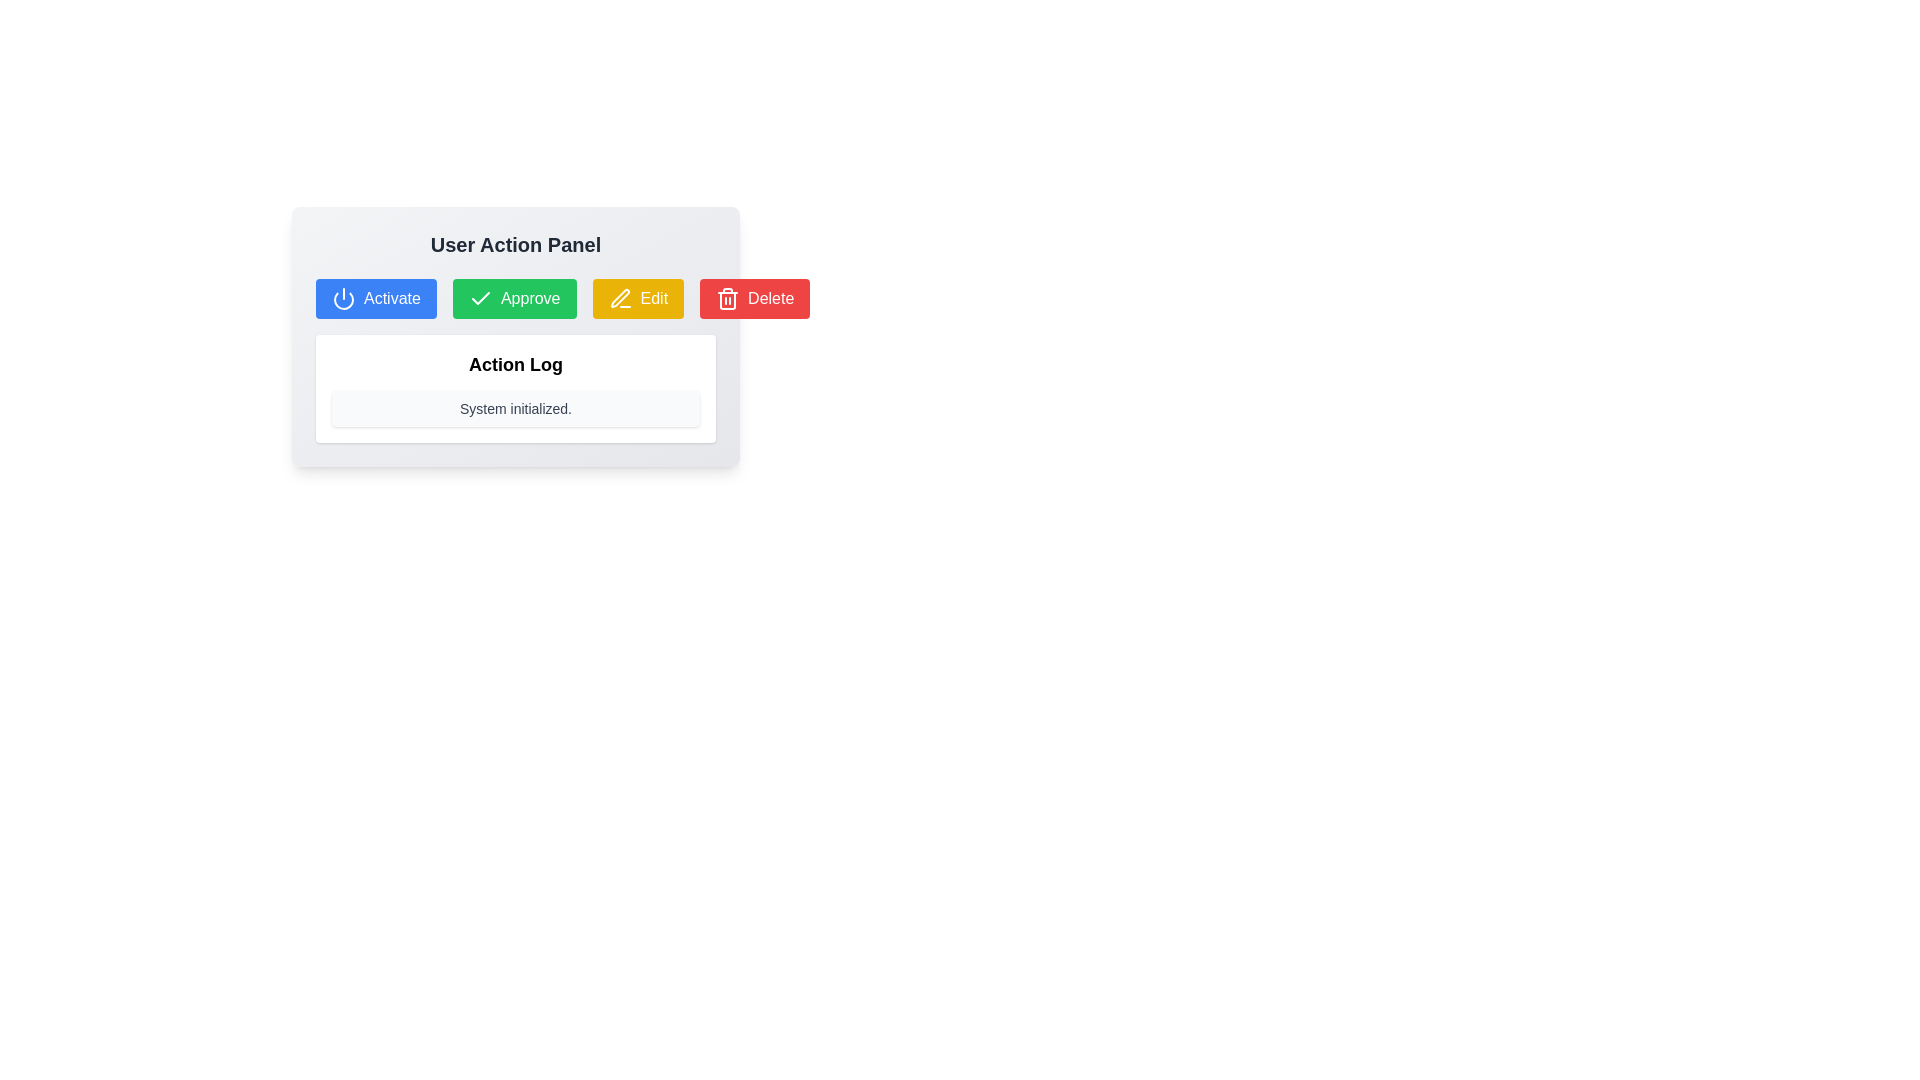 The width and height of the screenshot is (1920, 1080). I want to click on the 'Edit' icon located inside the yellow button labeled 'Edit', which is the third button from the left in the User Action Panel, so click(619, 299).